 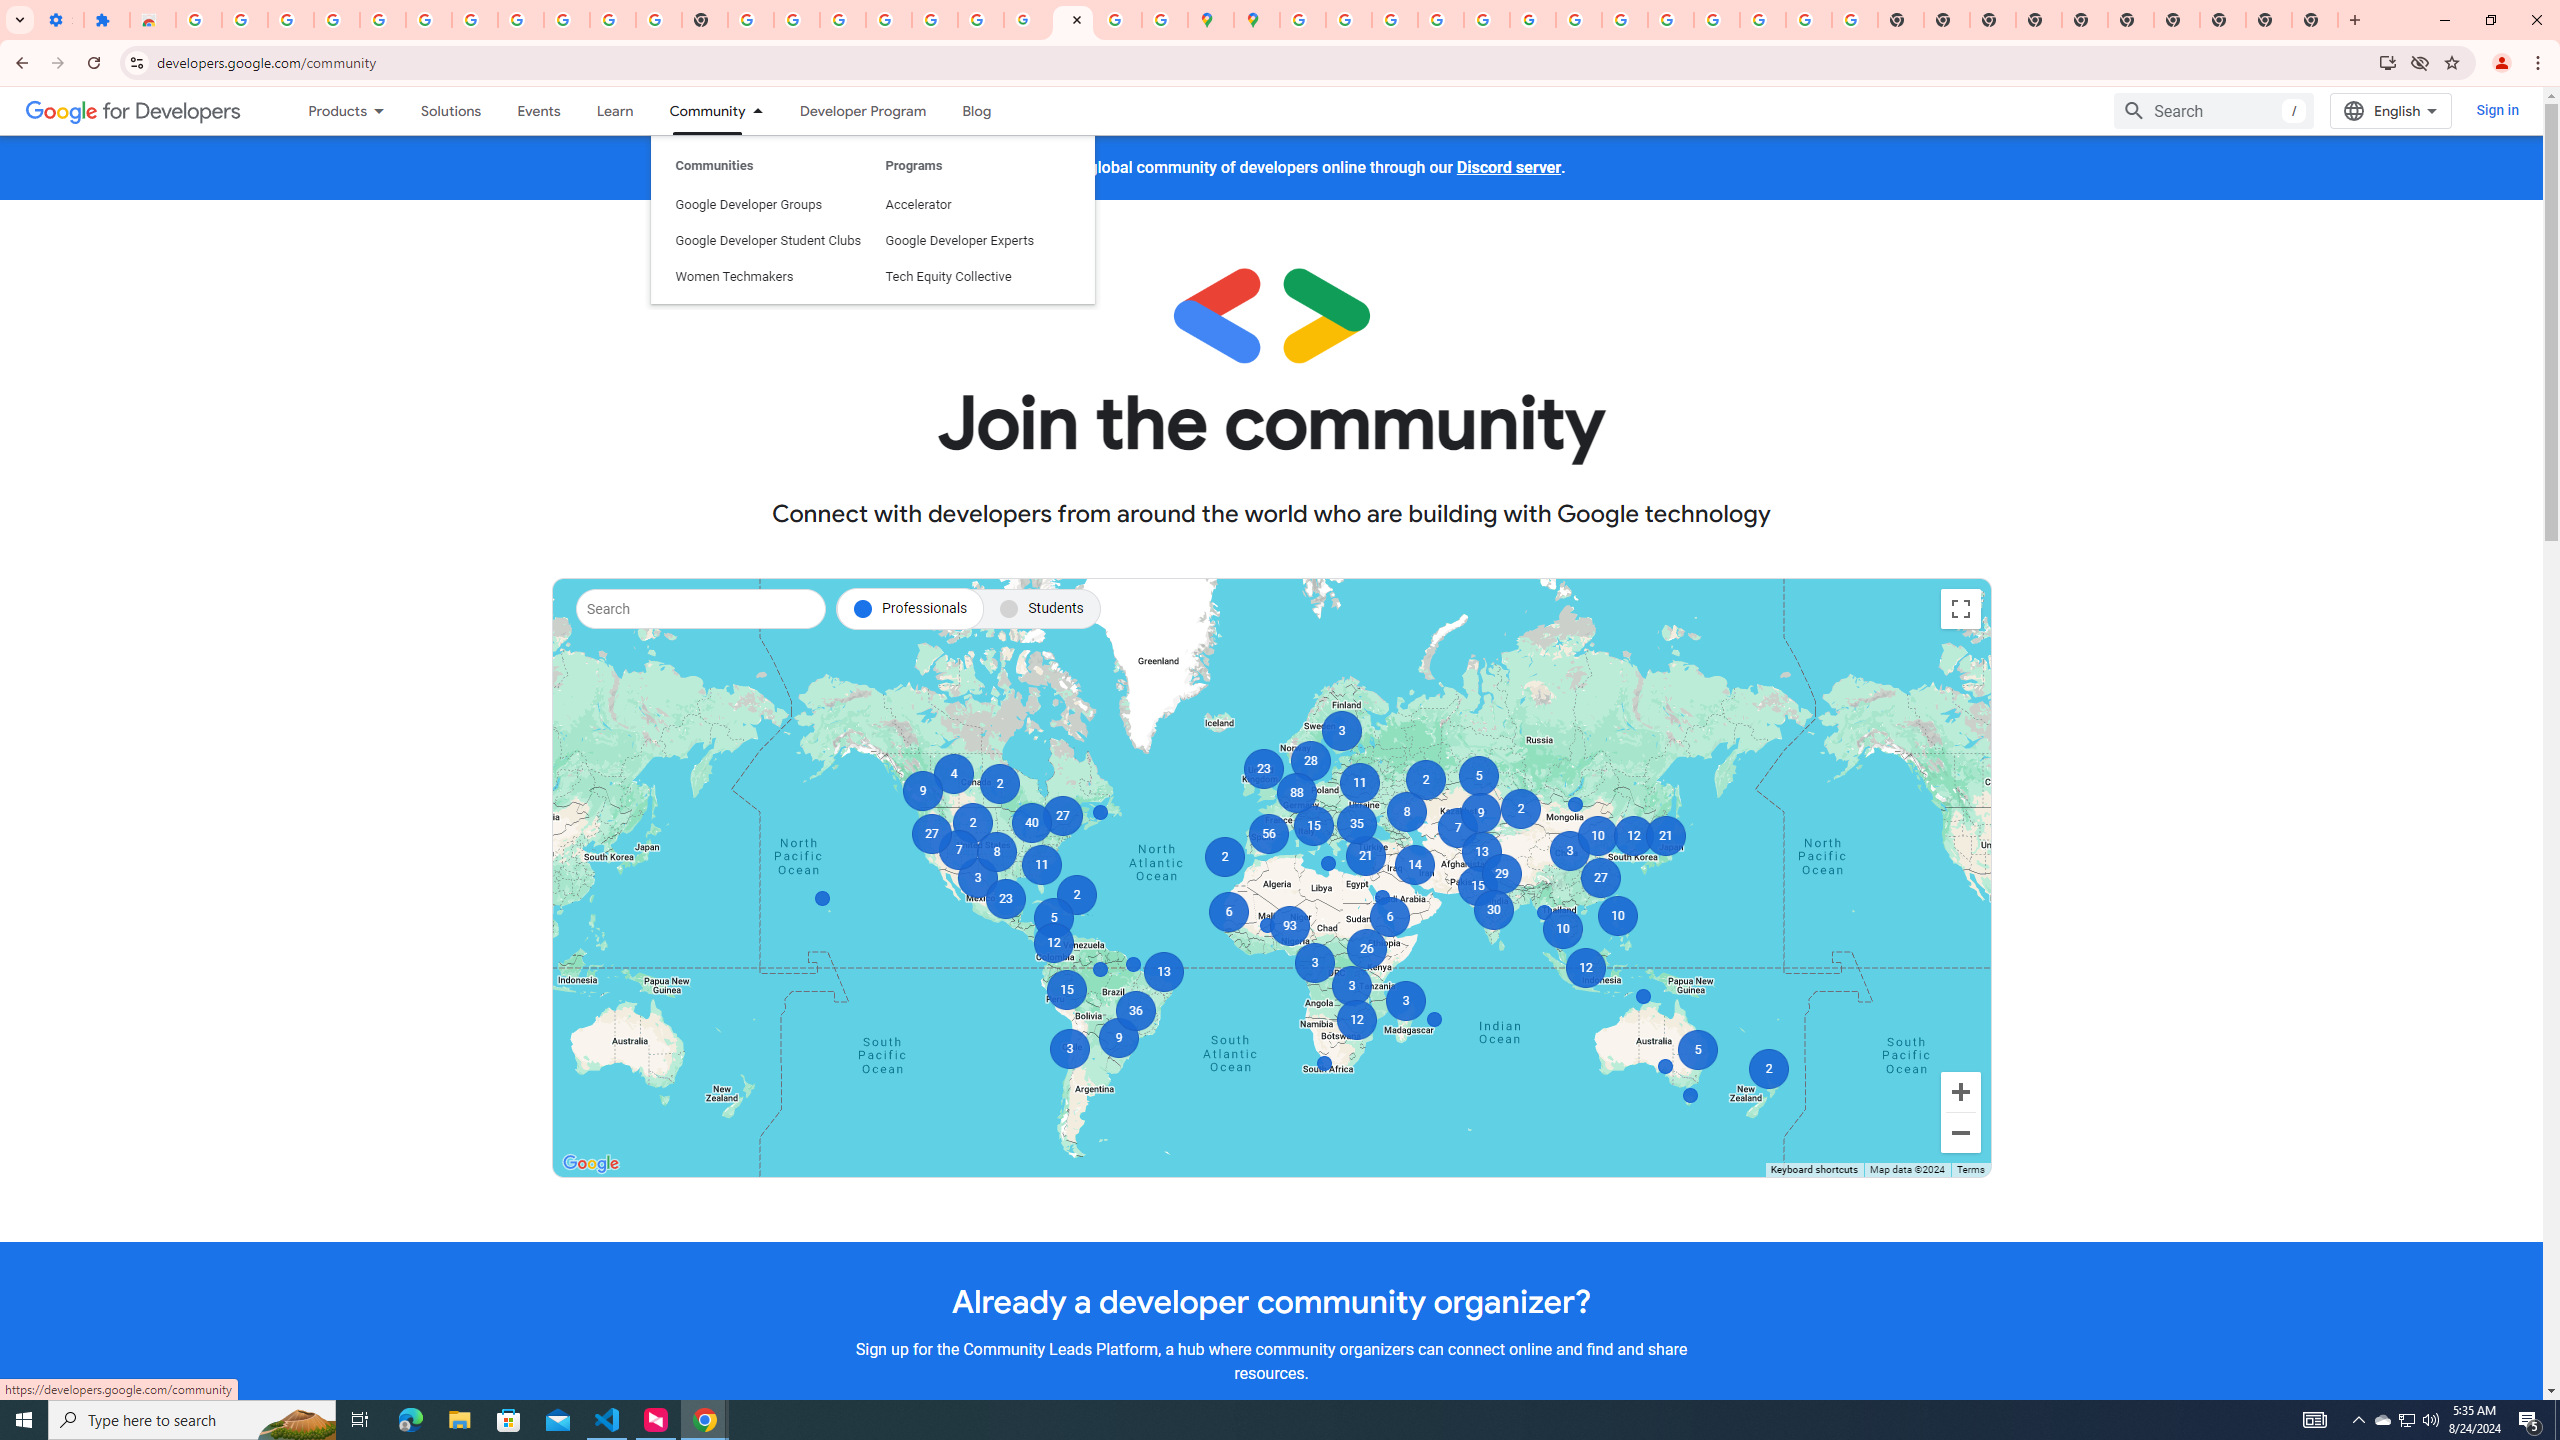 I want to click on 'Toggle fullscreen view', so click(x=1960, y=608).